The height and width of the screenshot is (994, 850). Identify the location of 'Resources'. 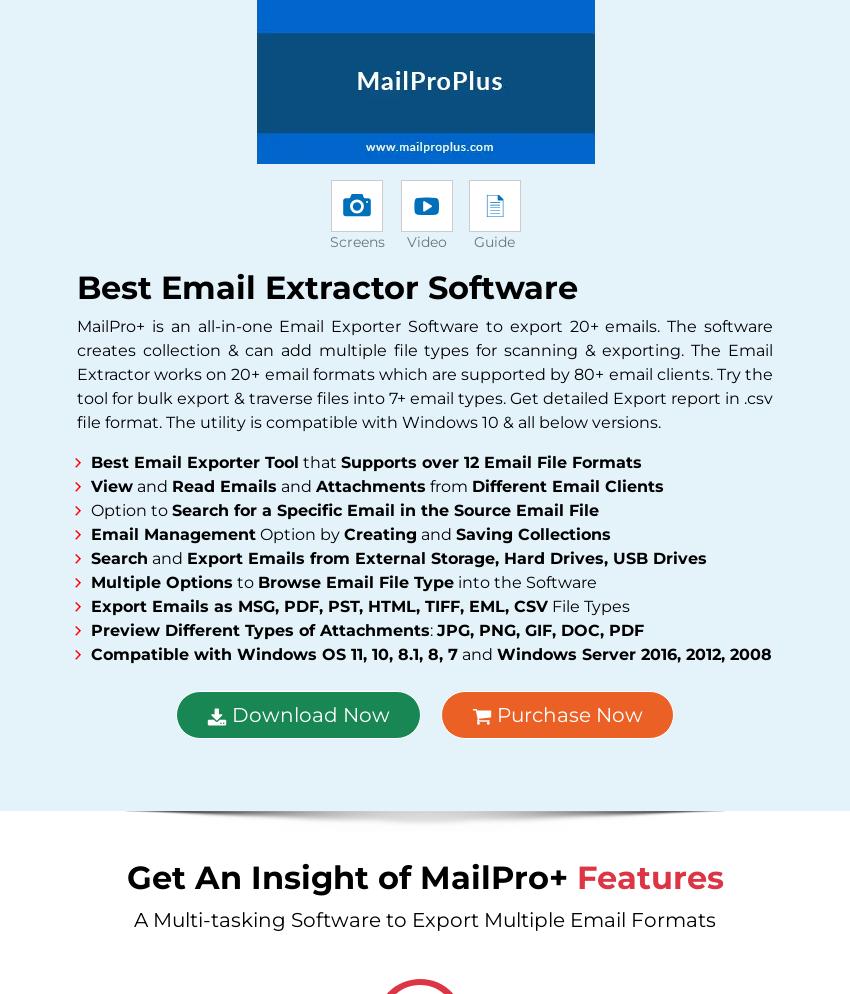
(492, 587).